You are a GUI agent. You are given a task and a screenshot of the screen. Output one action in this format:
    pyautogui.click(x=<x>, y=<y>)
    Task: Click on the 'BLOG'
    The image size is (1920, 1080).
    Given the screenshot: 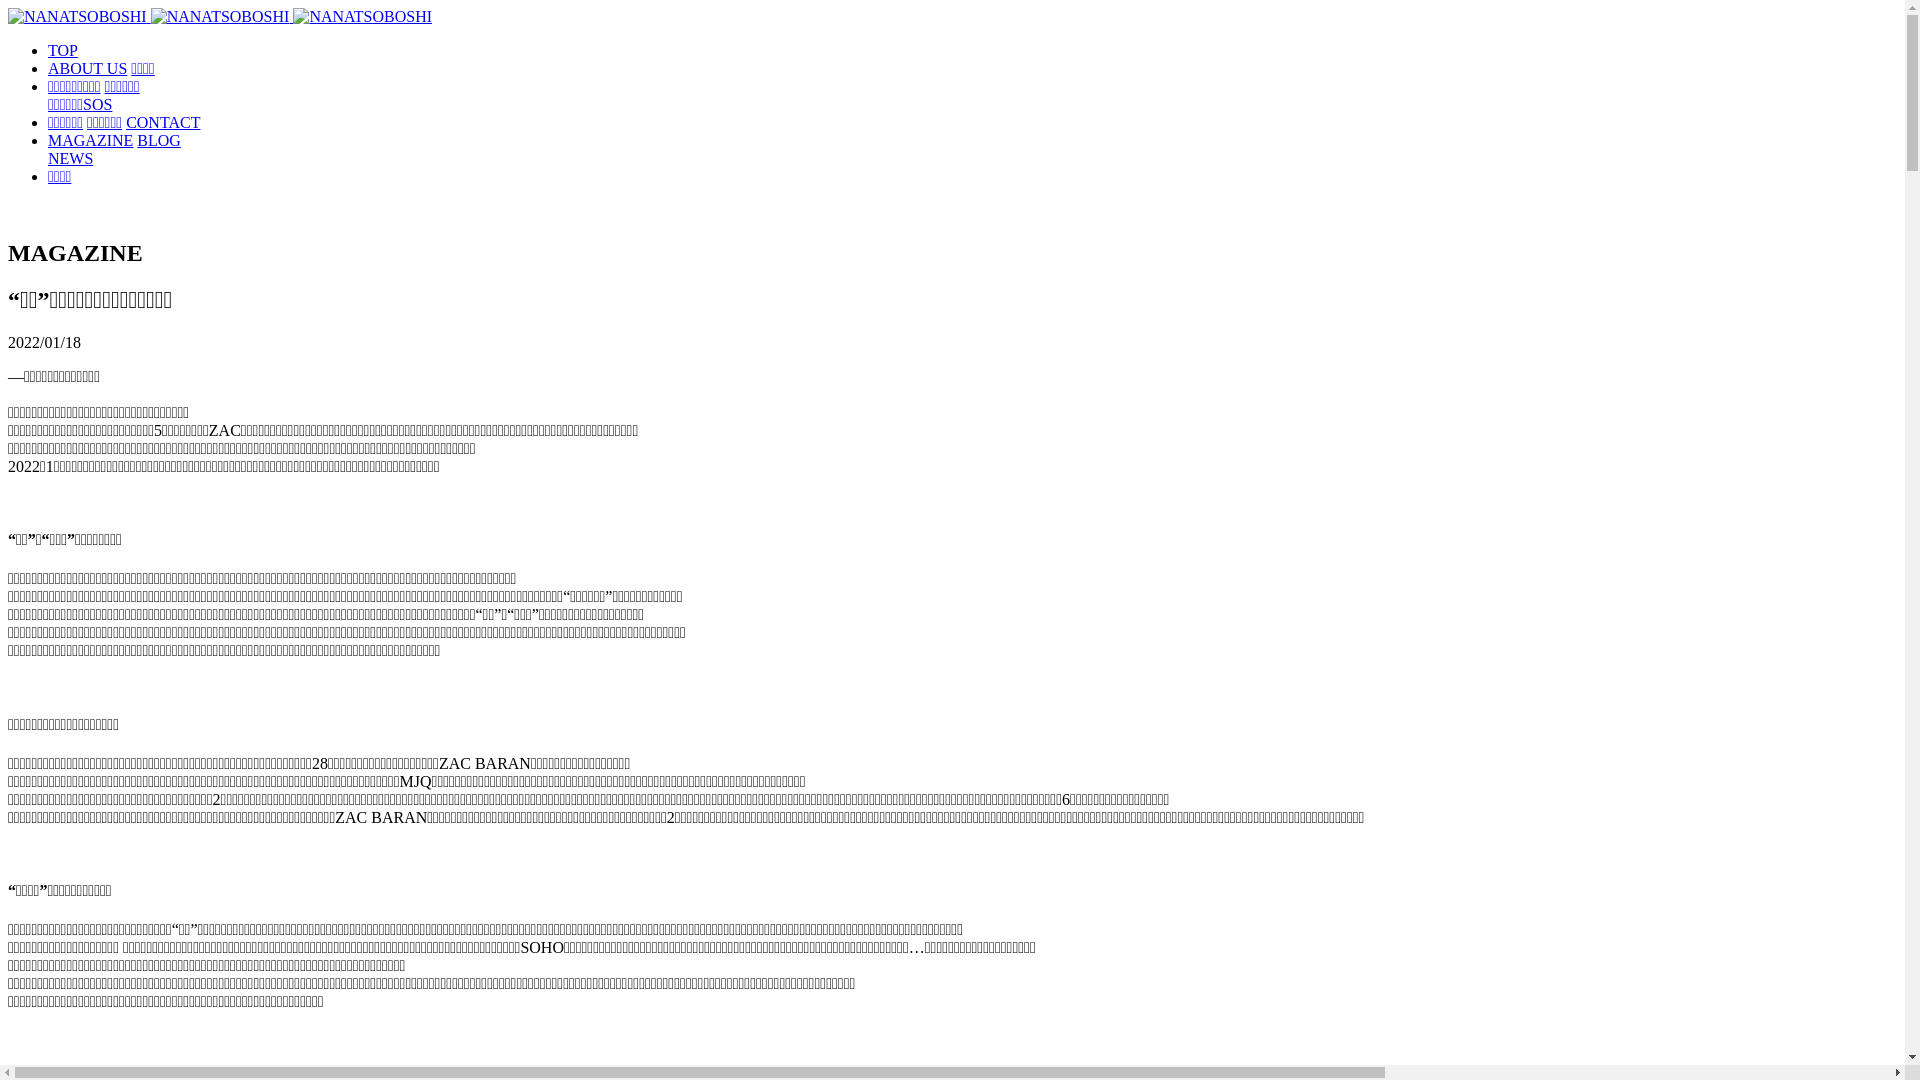 What is the action you would take?
    pyautogui.click(x=157, y=139)
    